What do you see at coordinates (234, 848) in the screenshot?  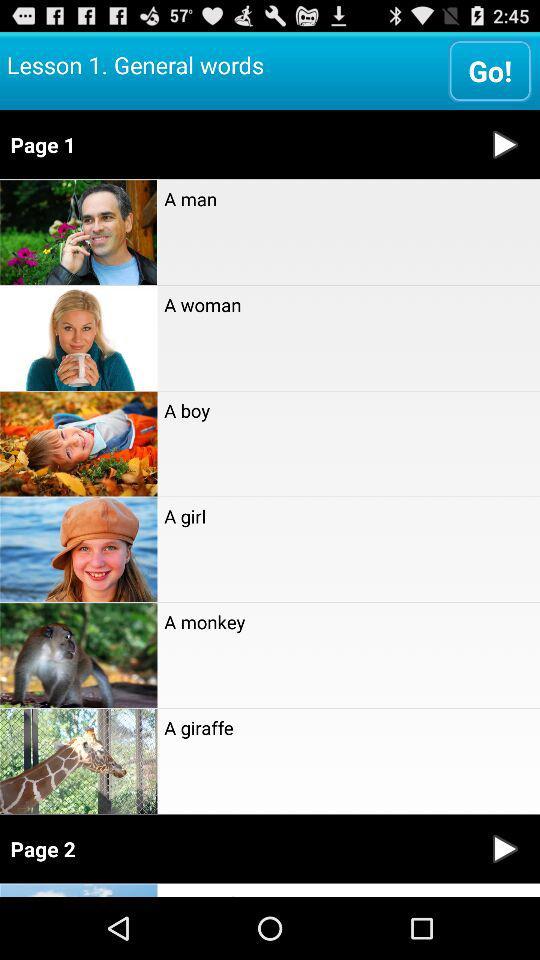 I see `the page 2 item` at bounding box center [234, 848].